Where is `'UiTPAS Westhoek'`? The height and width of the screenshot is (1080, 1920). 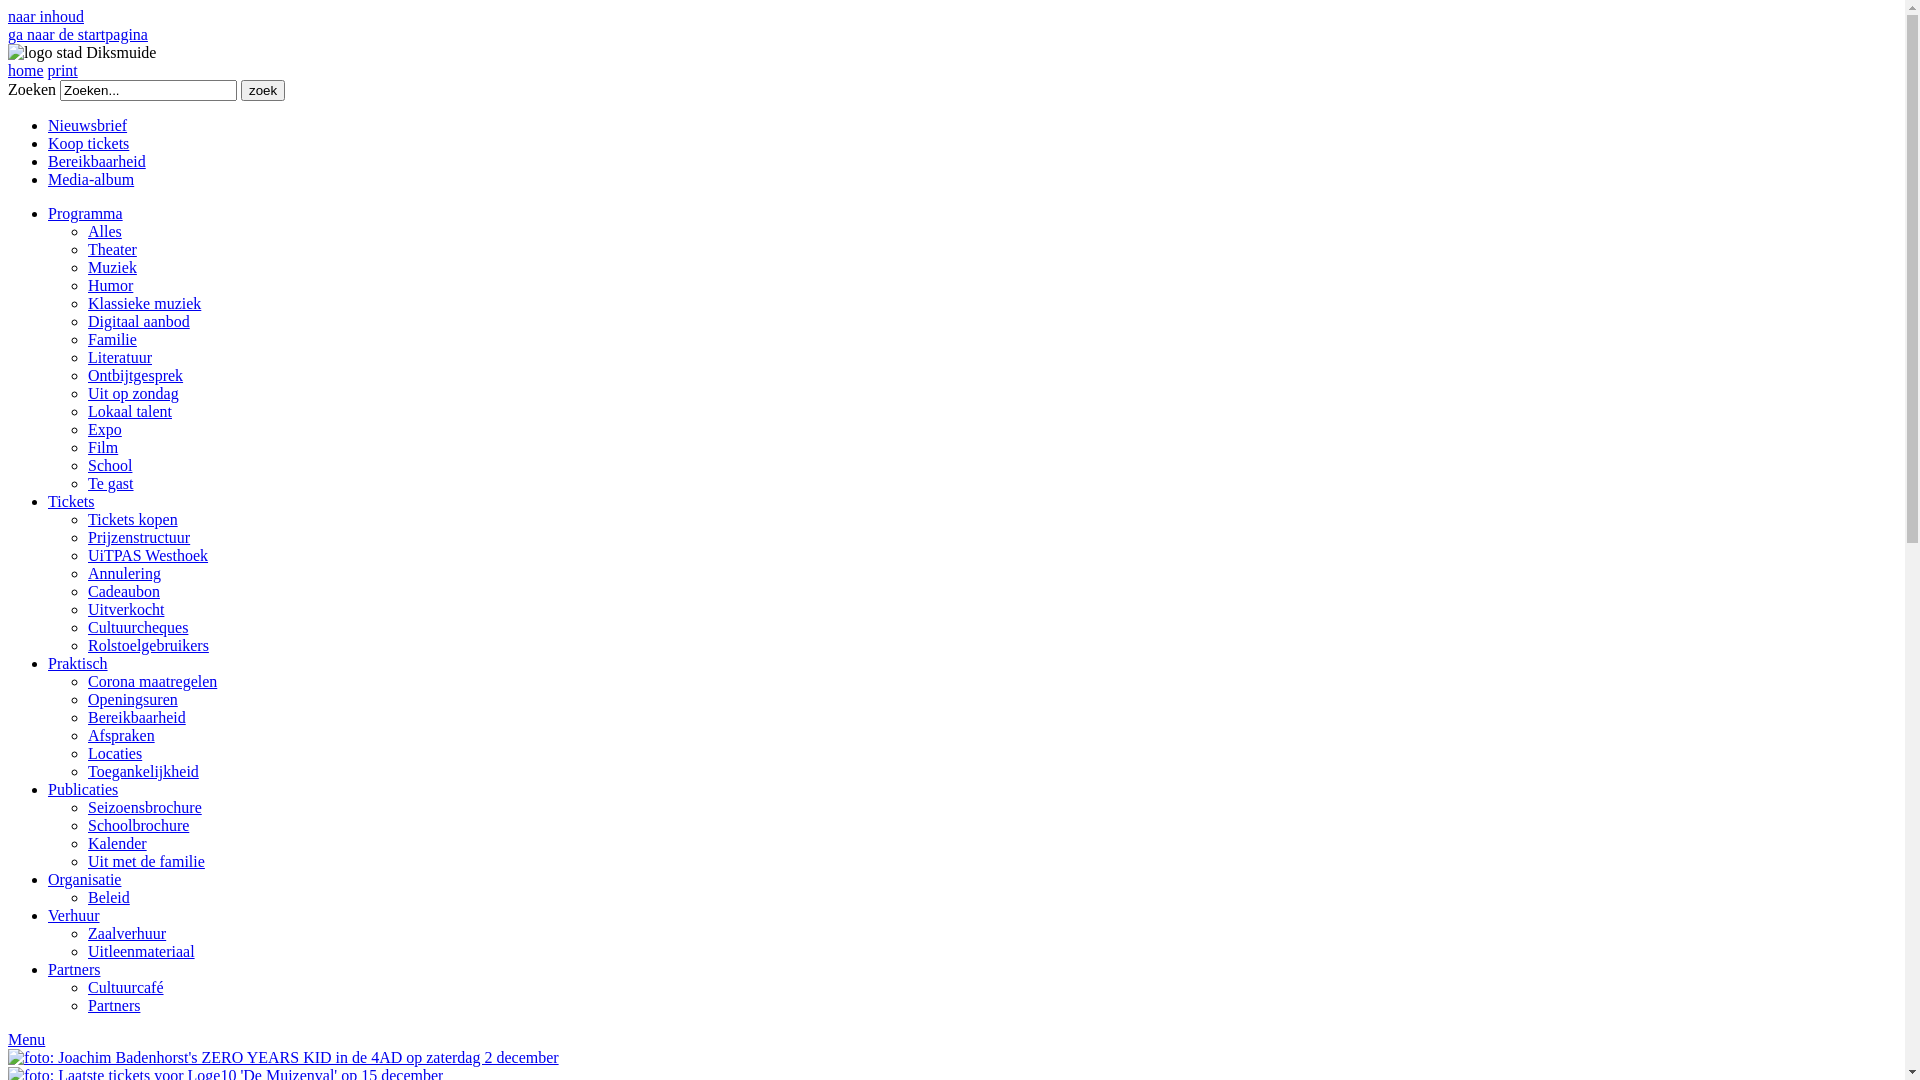
'UiTPAS Westhoek' is located at coordinates (147, 555).